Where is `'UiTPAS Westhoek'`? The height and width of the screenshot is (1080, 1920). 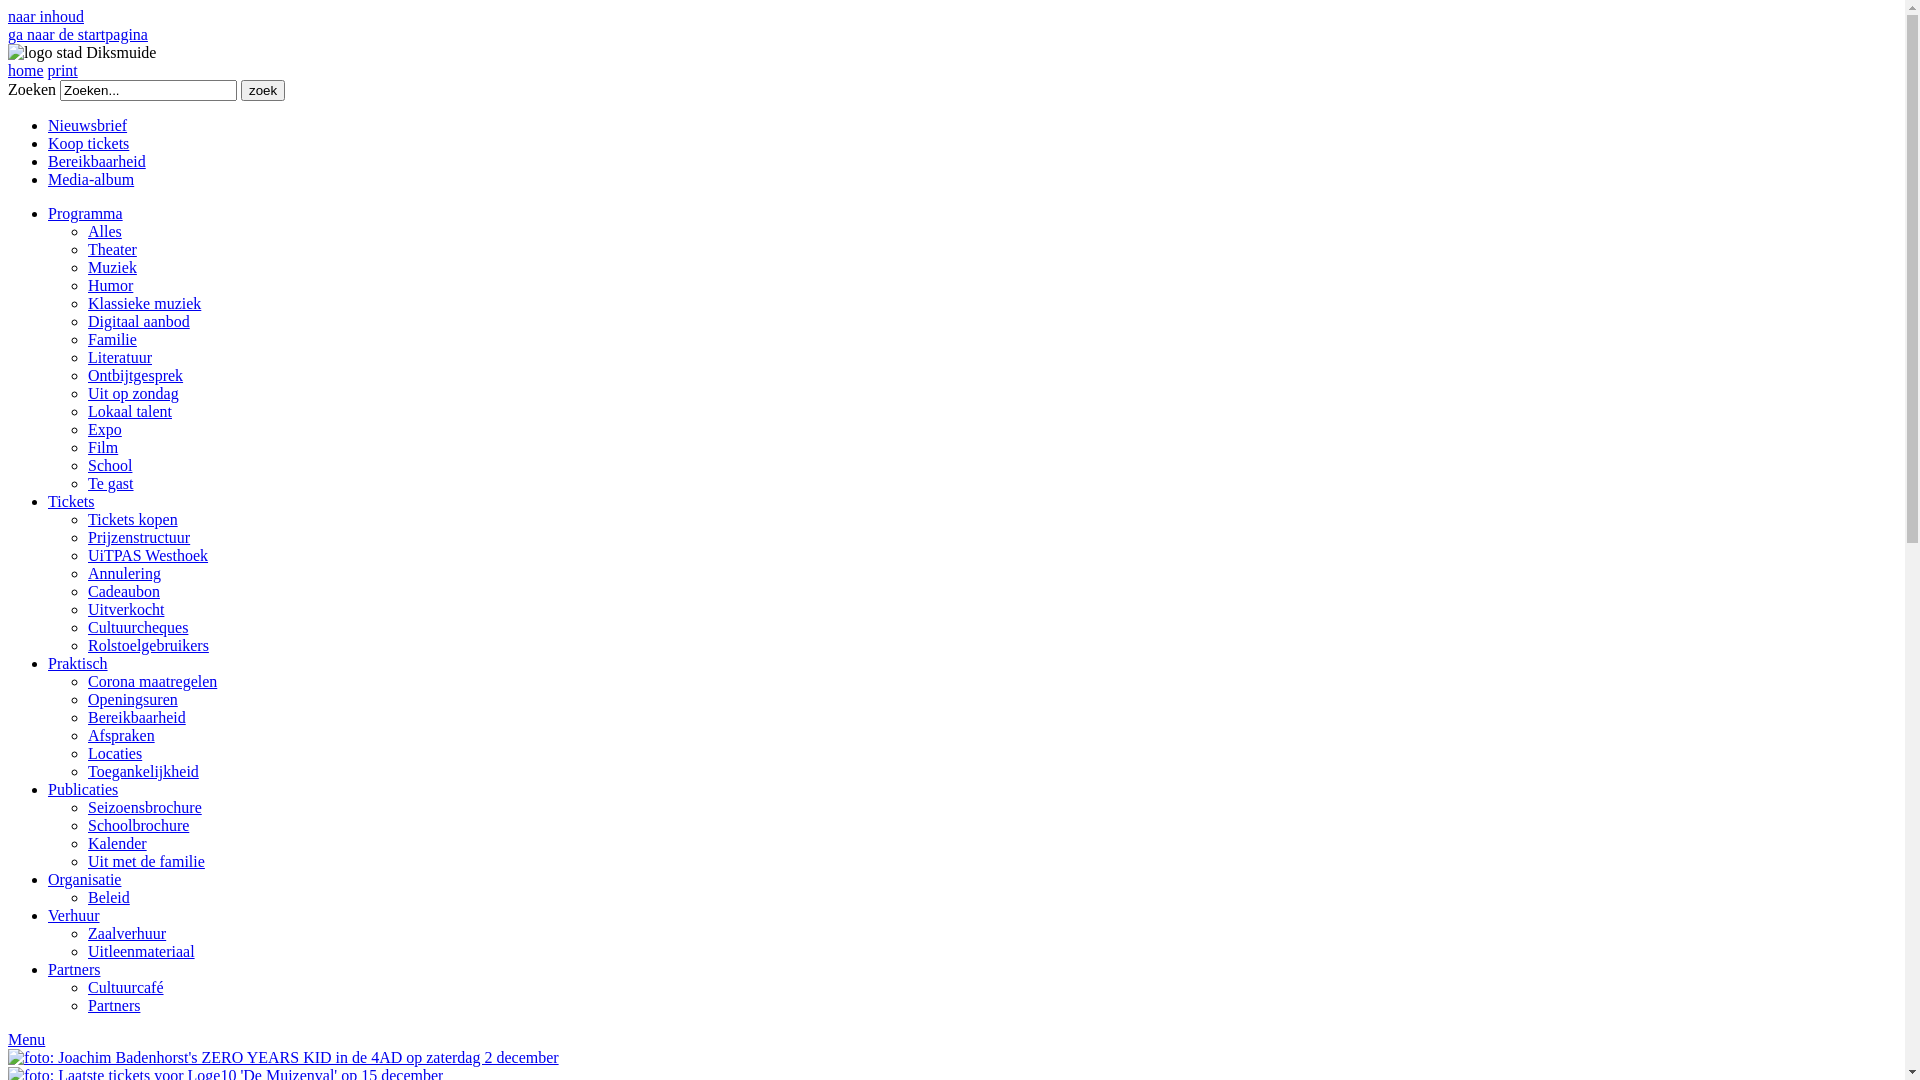
'UiTPAS Westhoek' is located at coordinates (147, 555).